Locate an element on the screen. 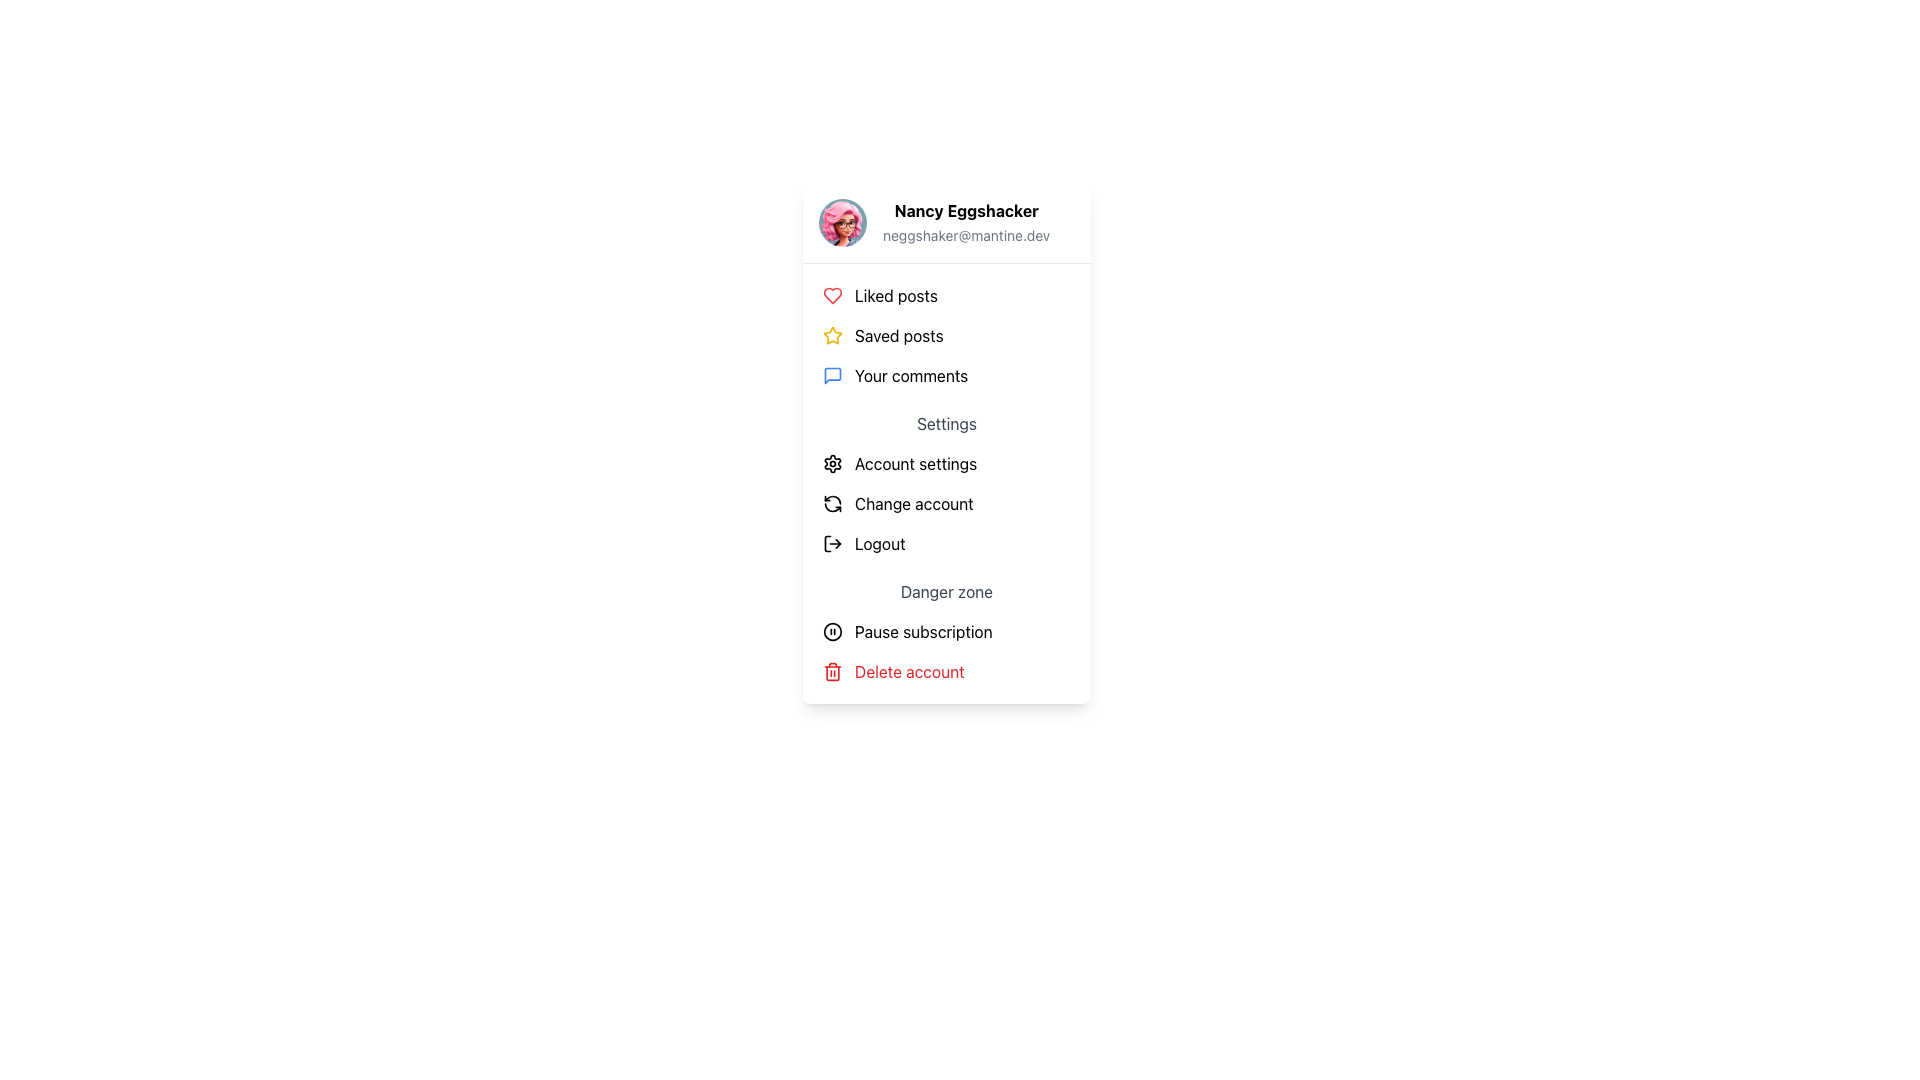 The image size is (1920, 1080). the star icon with a yellow outline located to the left of 'Saved posts' in the vertical menu list is located at coordinates (833, 334).